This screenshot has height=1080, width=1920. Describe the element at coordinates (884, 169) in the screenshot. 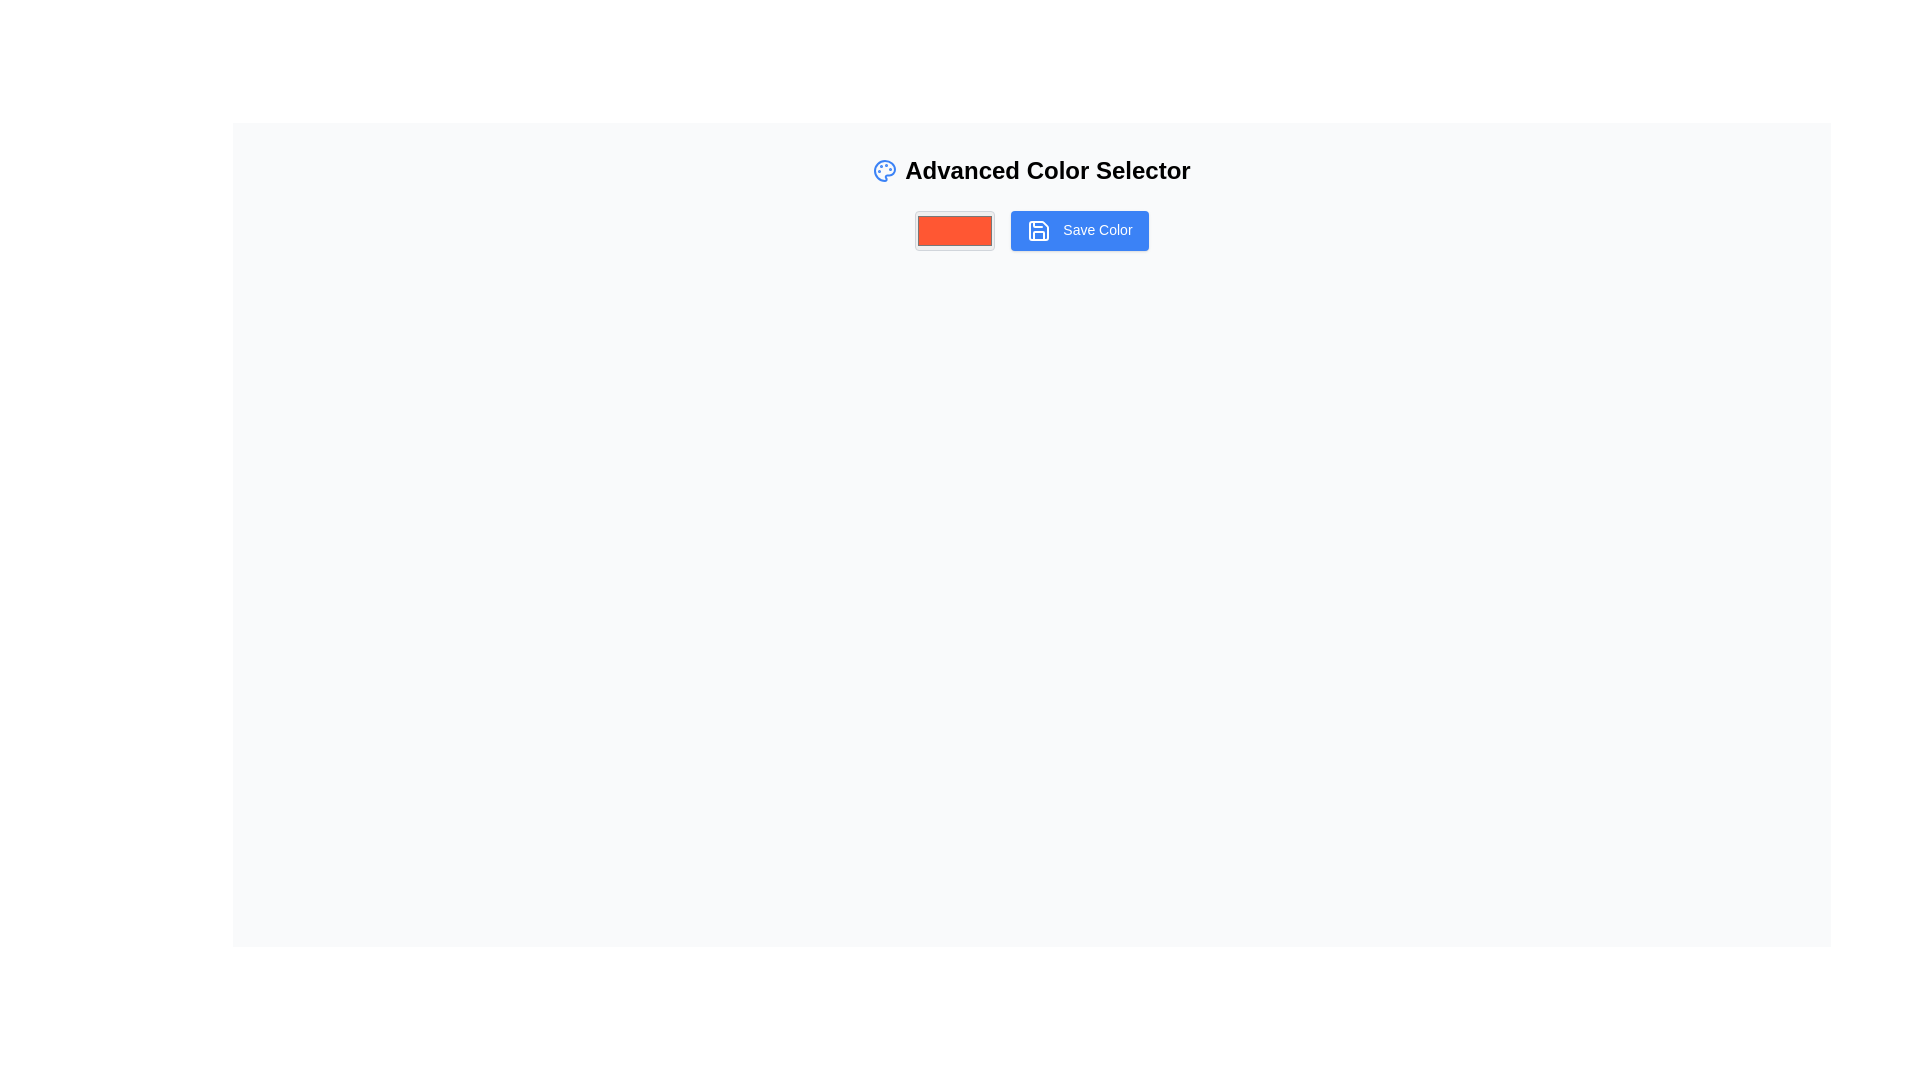

I see `the small blue palette icon with circular holes located to the left of the 'Advanced Color Selector' text` at that location.